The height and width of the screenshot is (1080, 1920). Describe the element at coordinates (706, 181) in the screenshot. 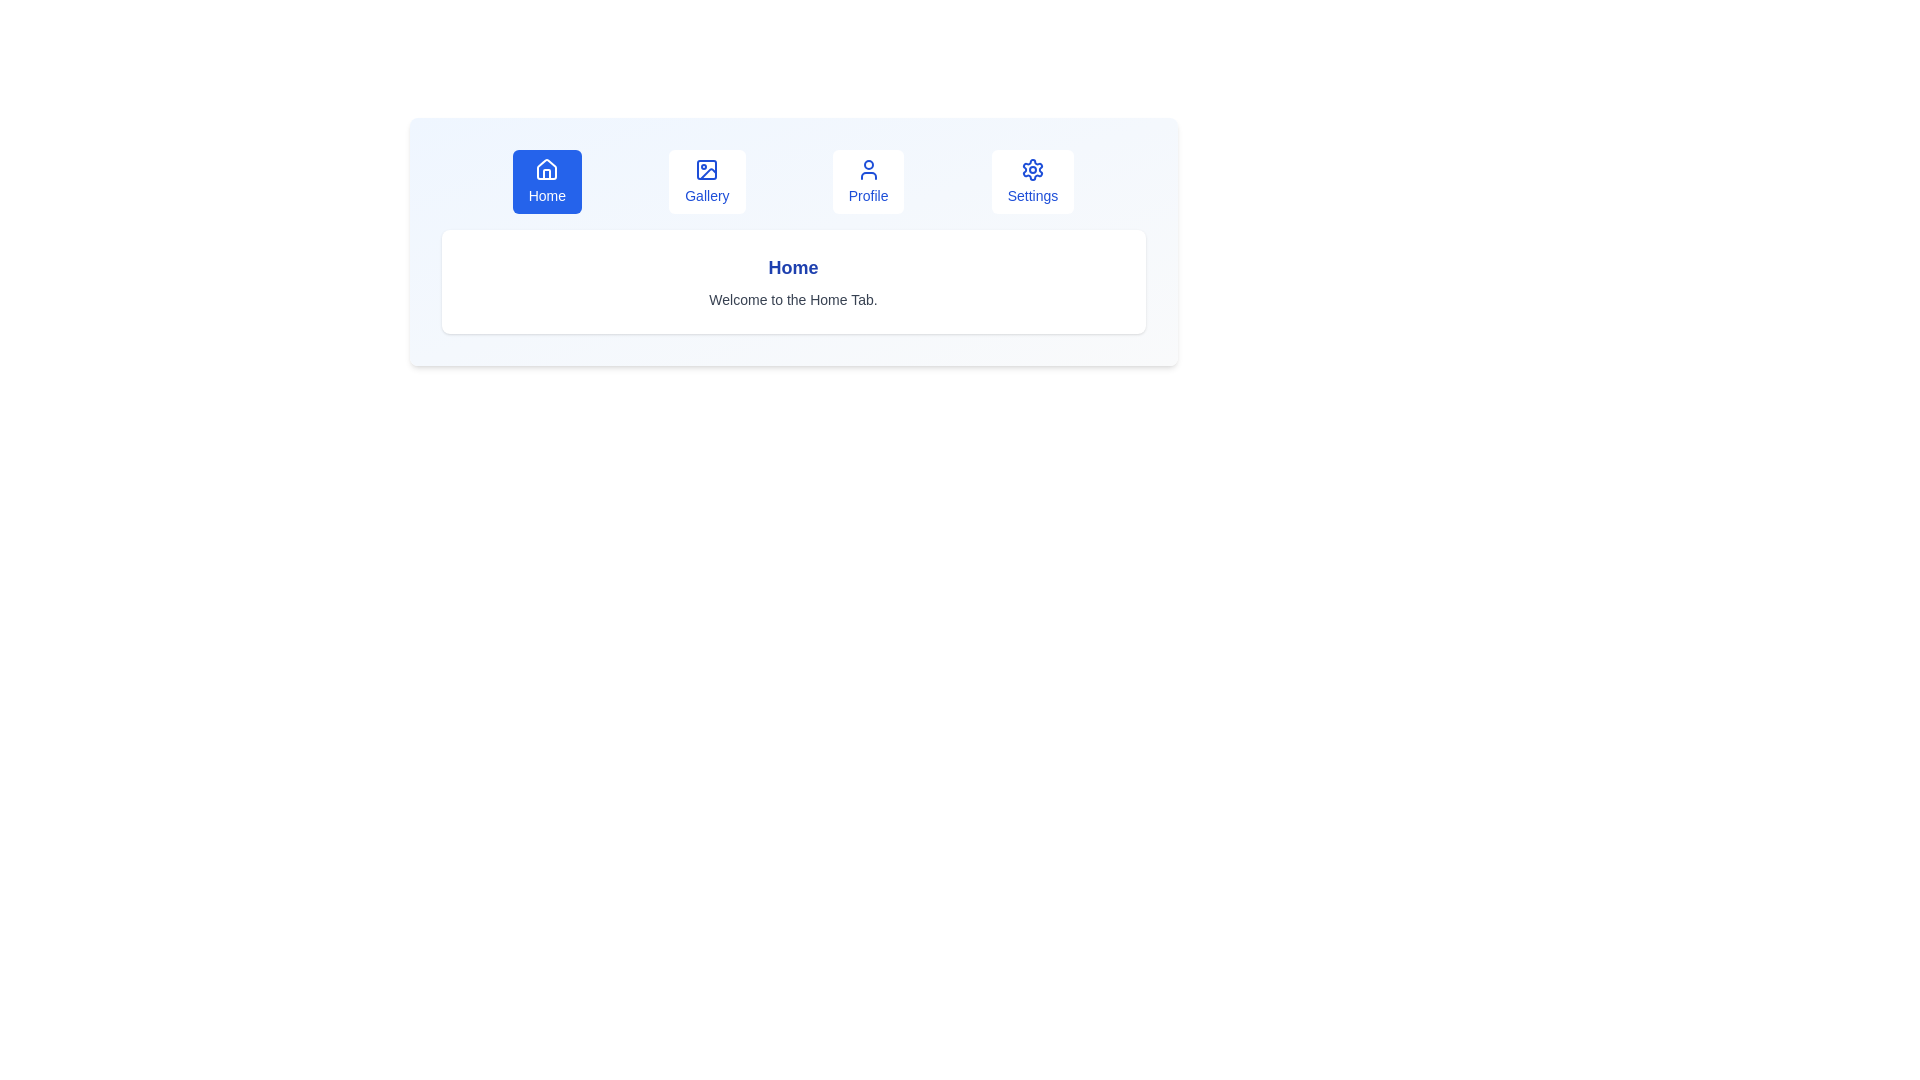

I see `the Gallery tab to display its content` at that location.